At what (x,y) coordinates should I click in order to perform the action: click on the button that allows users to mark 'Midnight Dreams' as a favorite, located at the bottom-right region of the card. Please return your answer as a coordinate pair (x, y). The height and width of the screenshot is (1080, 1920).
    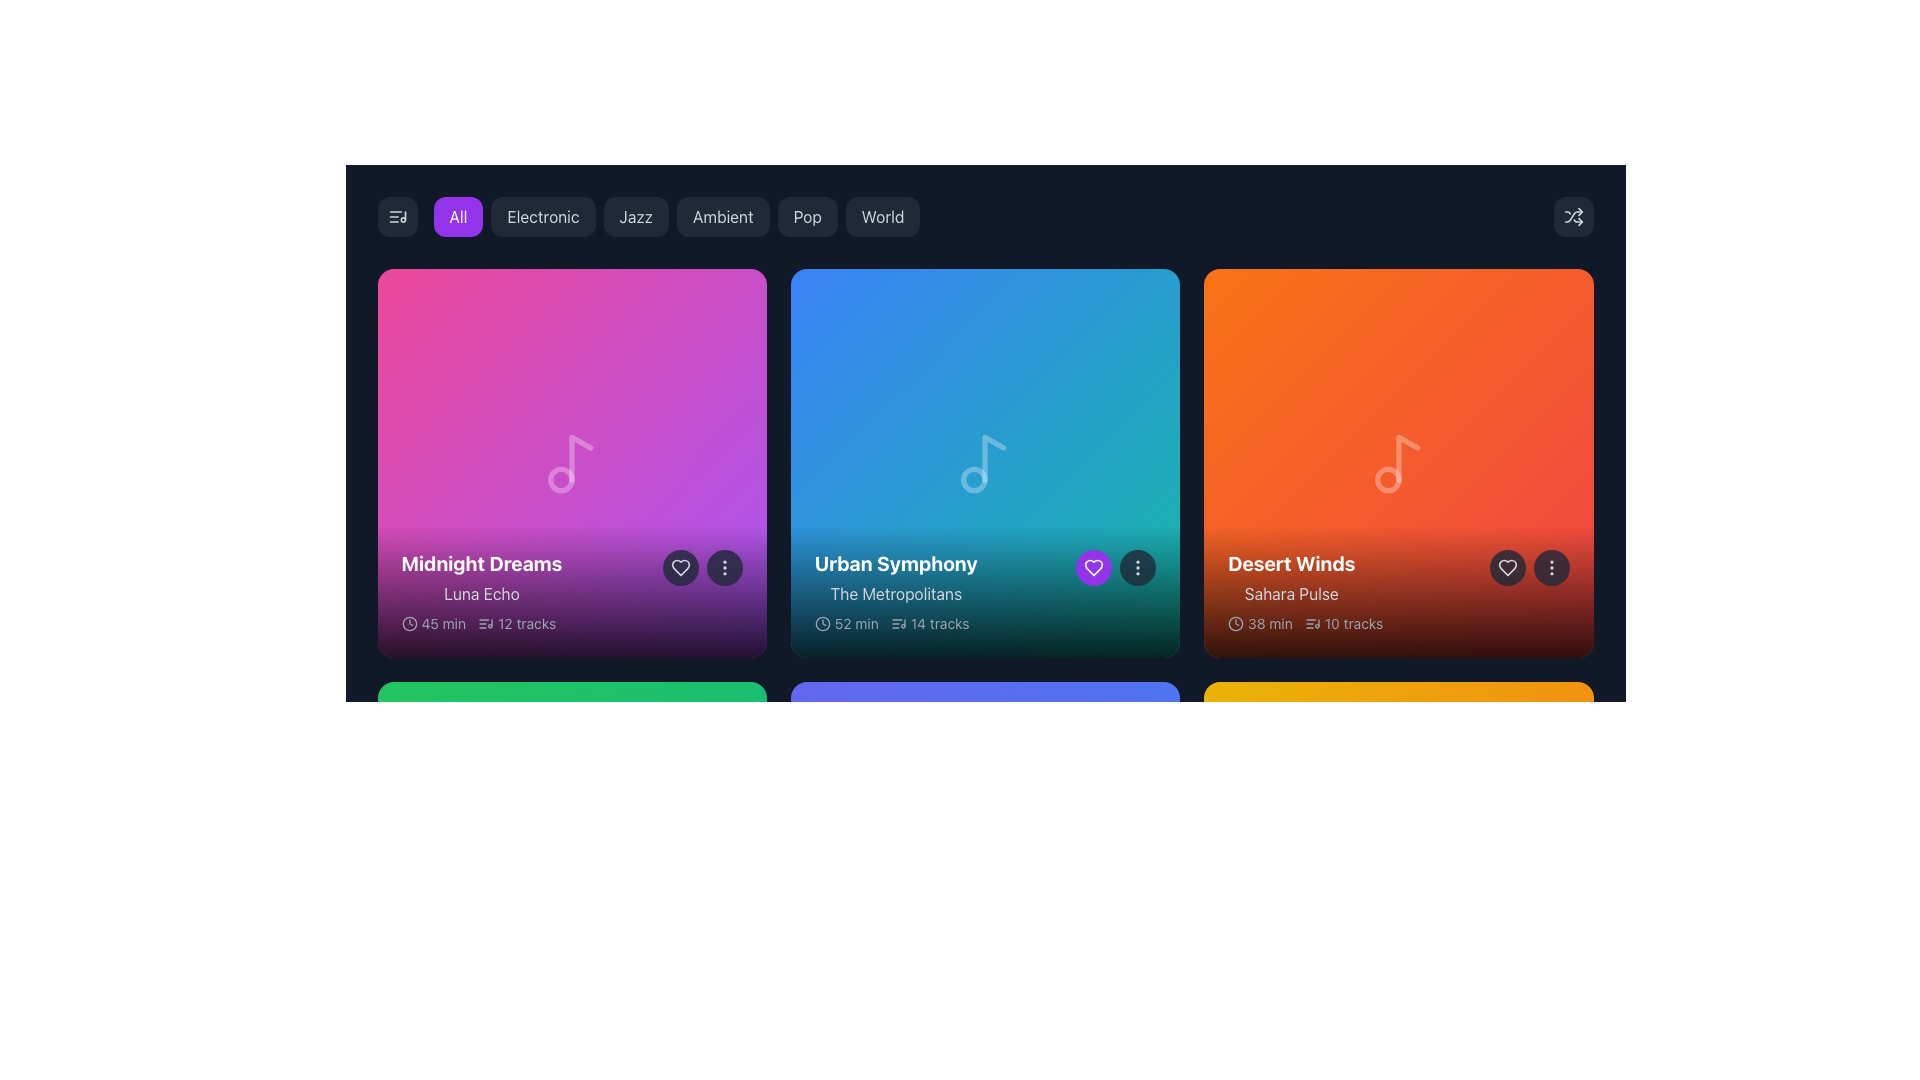
    Looking at the image, I should click on (680, 568).